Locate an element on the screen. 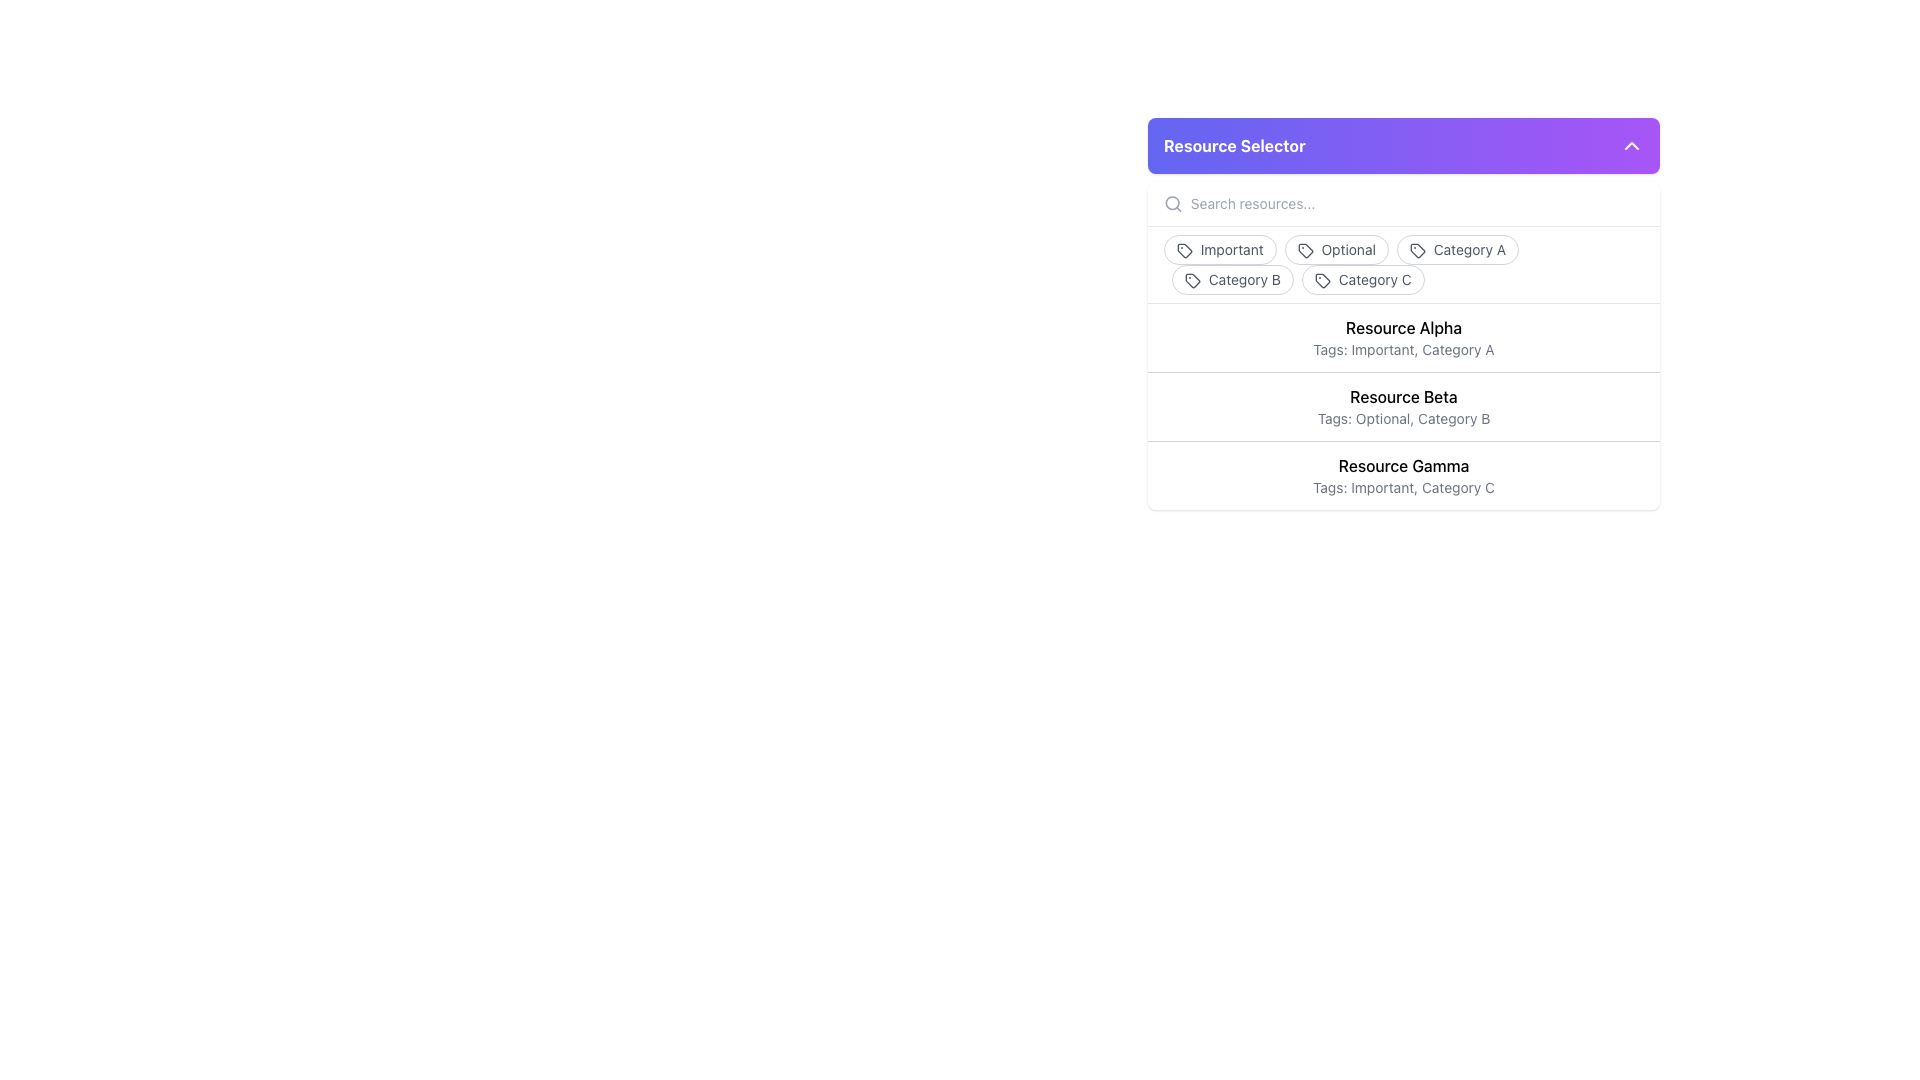  the SVG Circle icon representing a magnifying glass located at the left side of the 'Search resources' input field is located at coordinates (1172, 203).